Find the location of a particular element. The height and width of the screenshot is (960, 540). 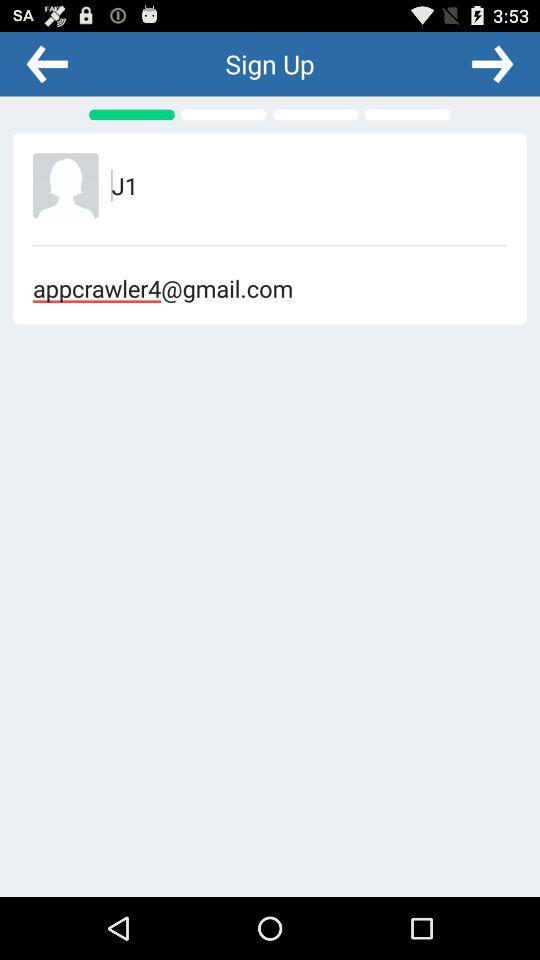

the arrow_backward icon is located at coordinates (47, 68).